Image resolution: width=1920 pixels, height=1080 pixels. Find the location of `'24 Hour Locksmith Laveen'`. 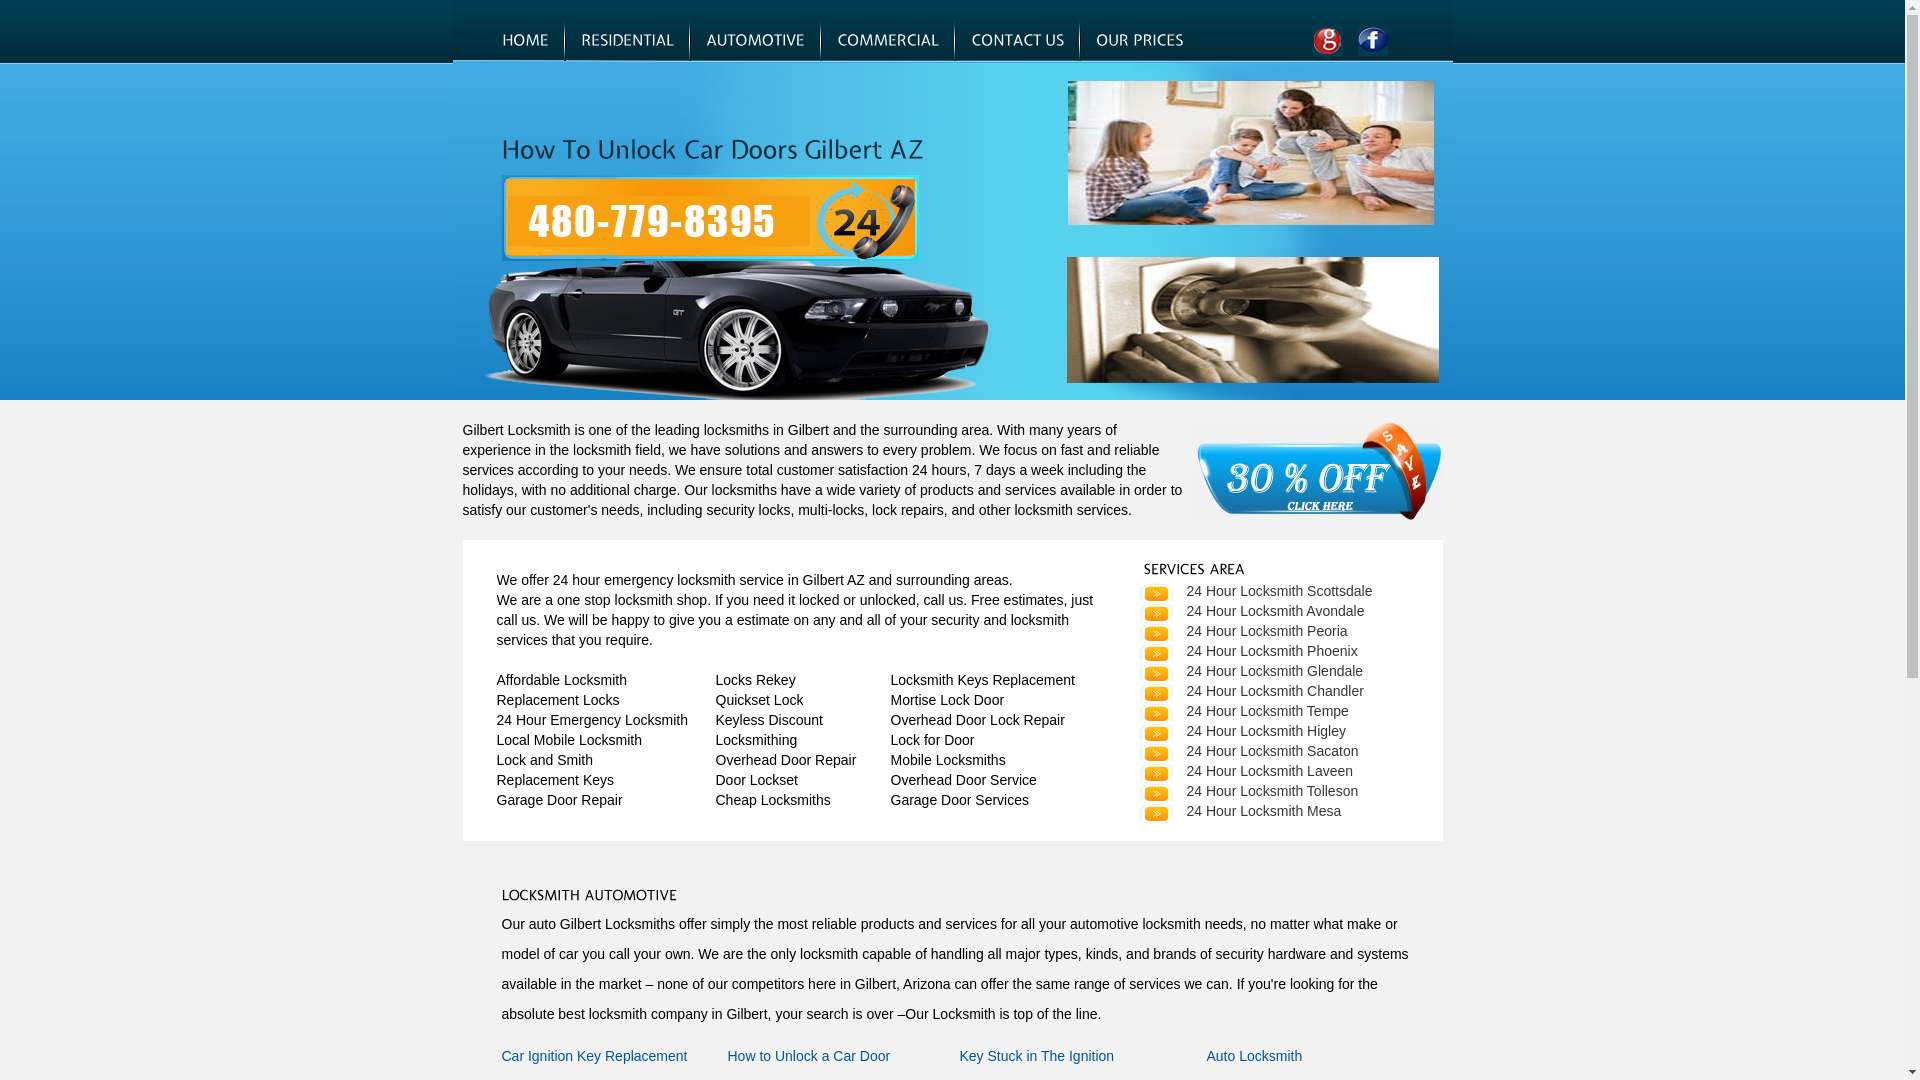

'24 Hour Locksmith Laveen' is located at coordinates (1244, 770).